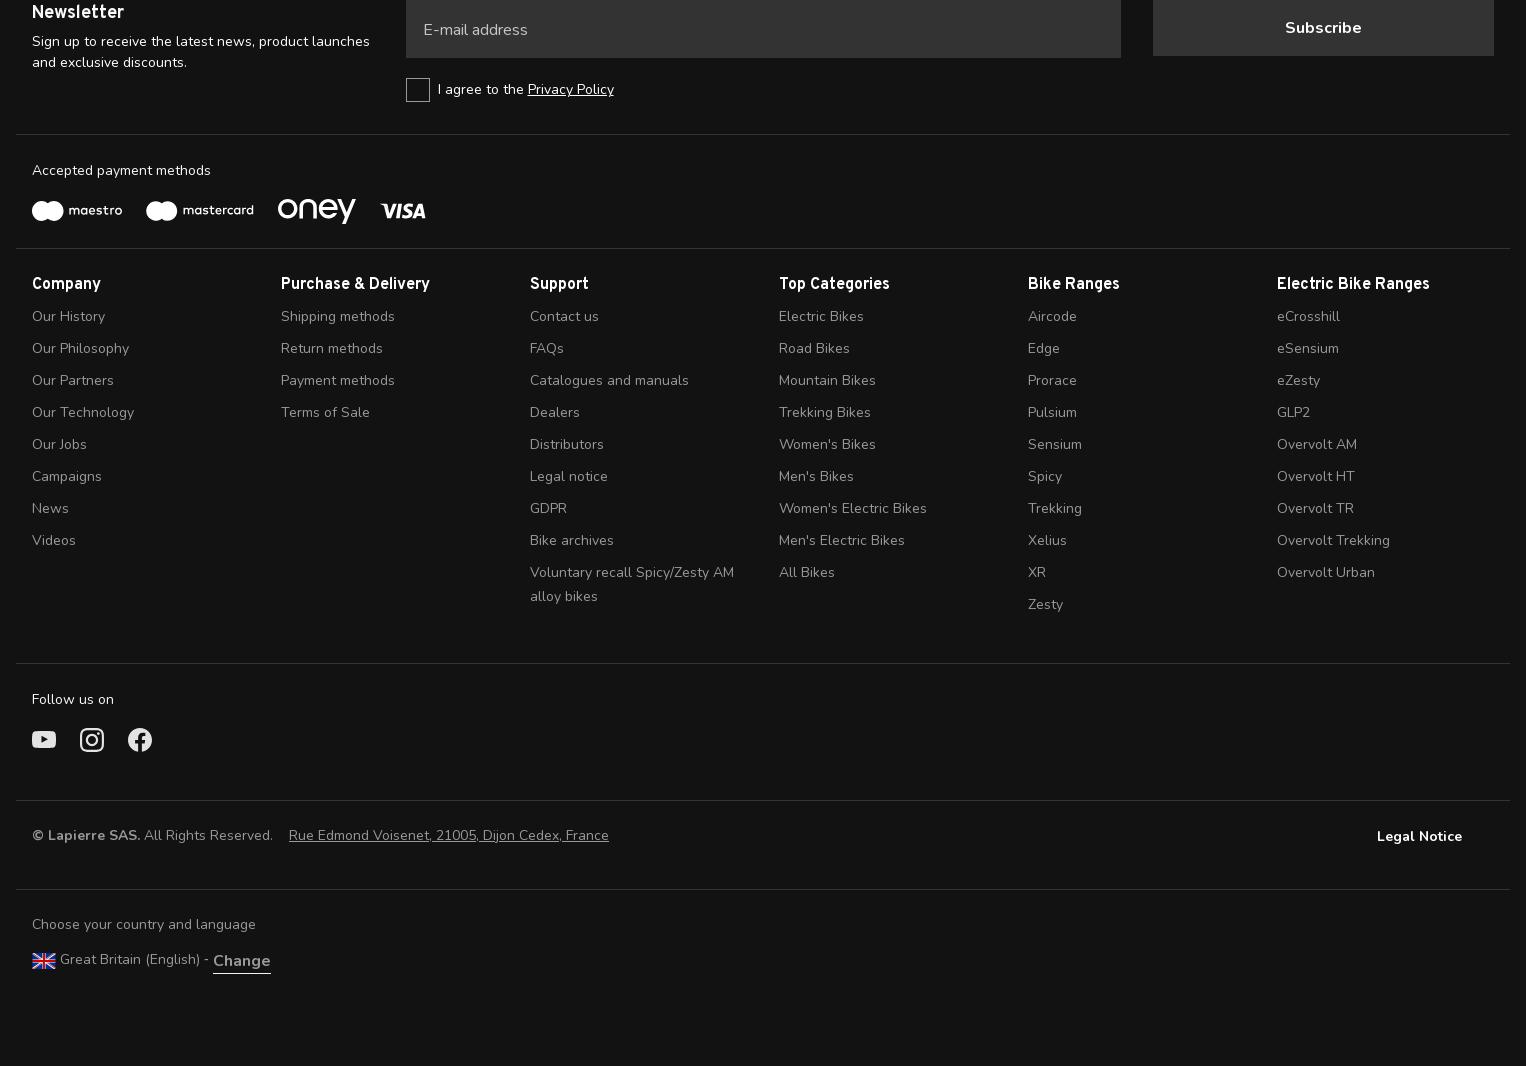 The image size is (1526, 1066). What do you see at coordinates (529, 315) in the screenshot?
I see `'Contact us'` at bounding box center [529, 315].